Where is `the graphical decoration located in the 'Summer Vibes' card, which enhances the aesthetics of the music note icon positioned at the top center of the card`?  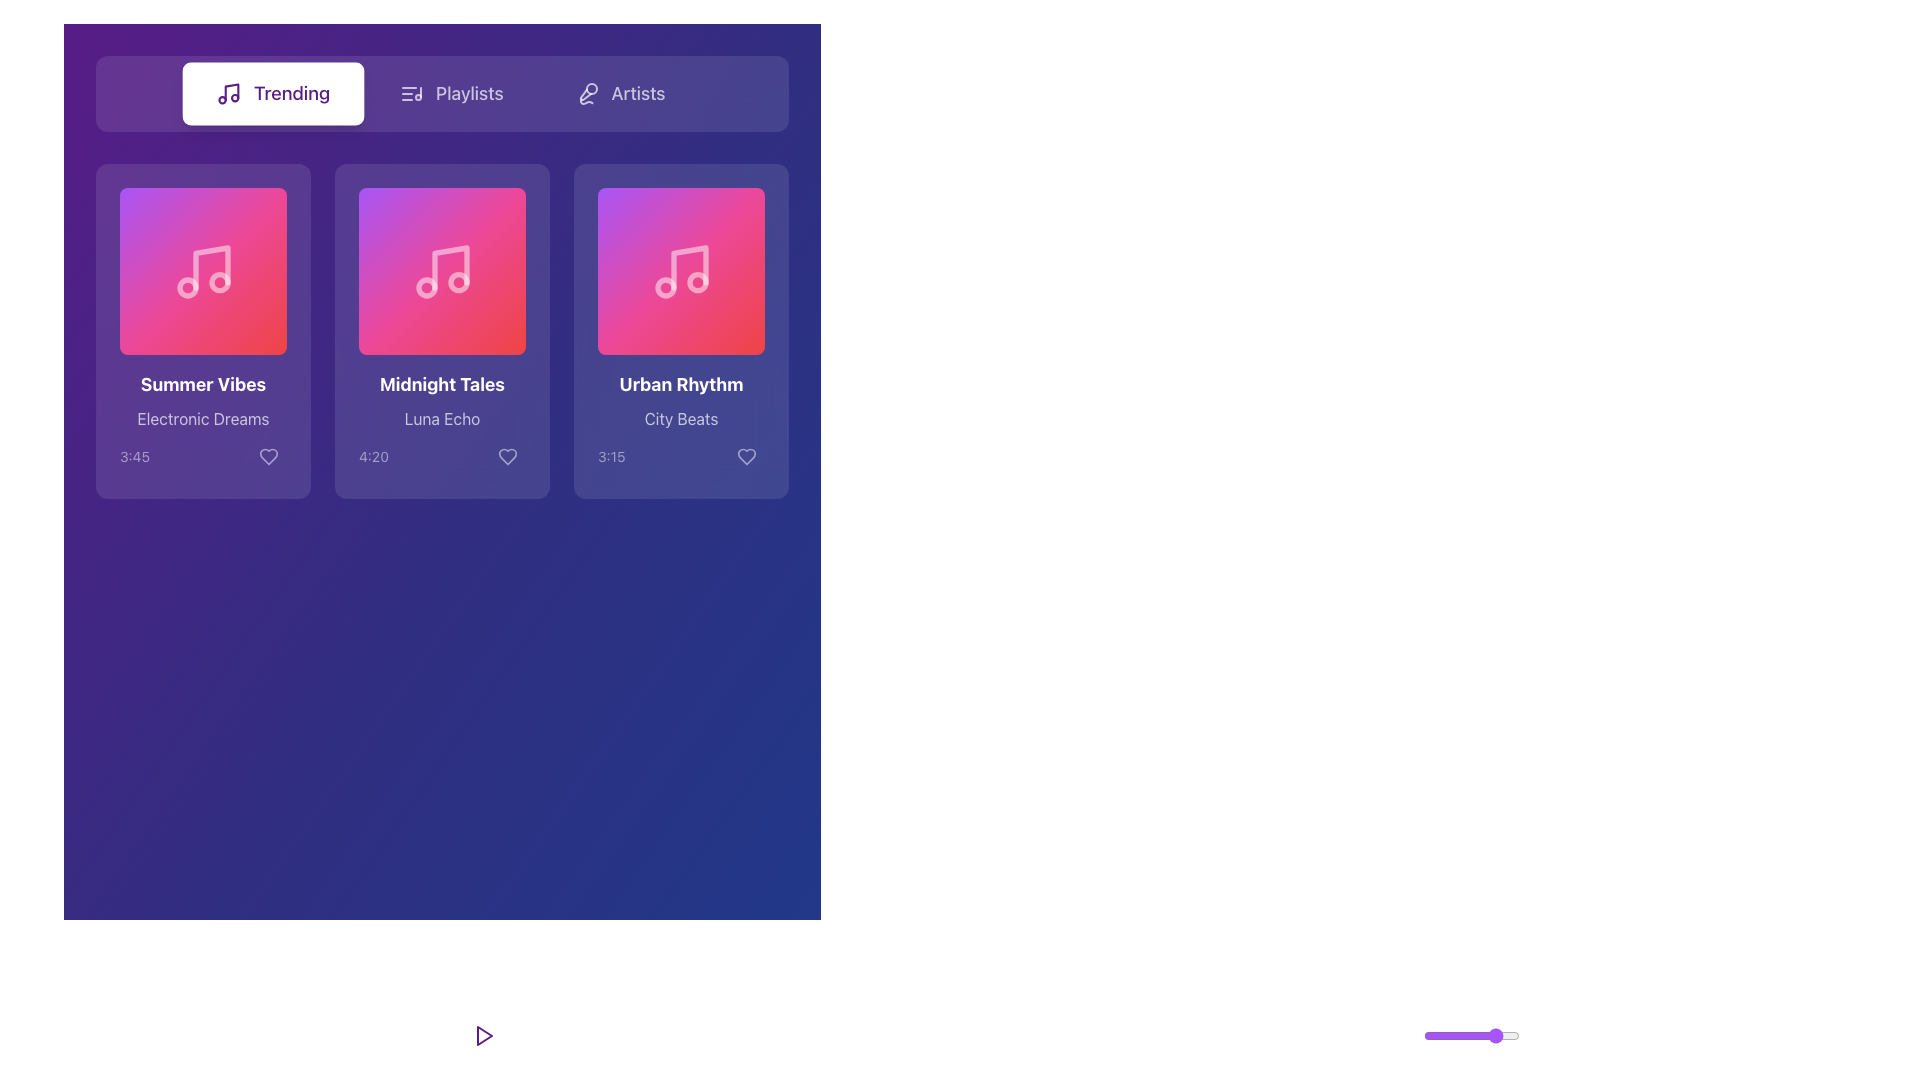
the graphical decoration located in the 'Summer Vibes' card, which enhances the aesthetics of the music note icon positioned at the top center of the card is located at coordinates (206, 271).